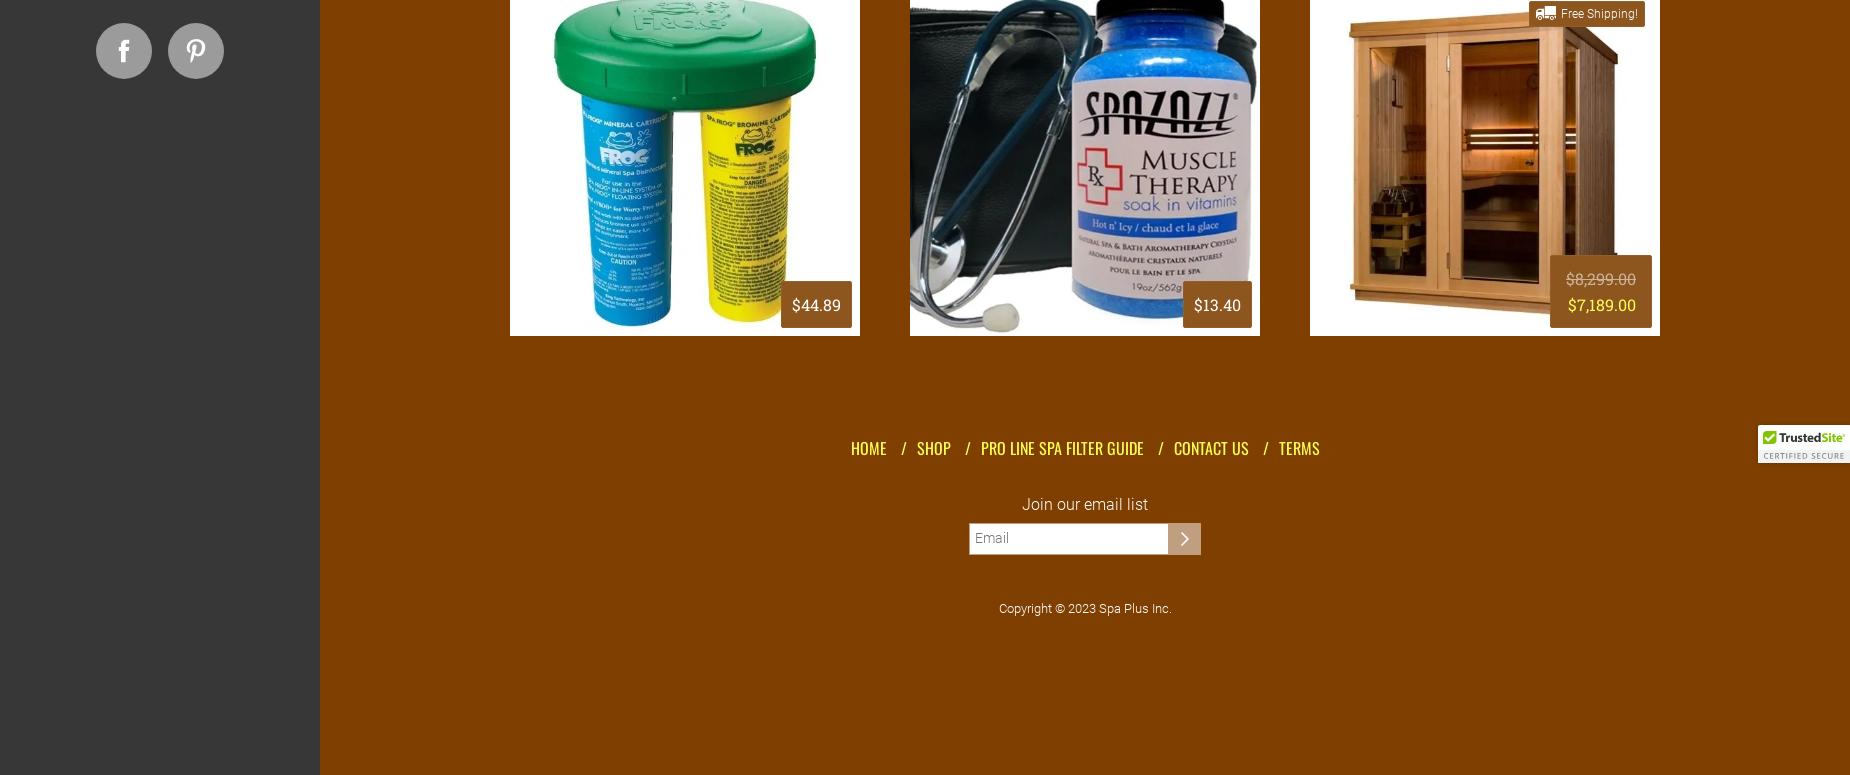  I want to click on 'Home', so click(868, 448).